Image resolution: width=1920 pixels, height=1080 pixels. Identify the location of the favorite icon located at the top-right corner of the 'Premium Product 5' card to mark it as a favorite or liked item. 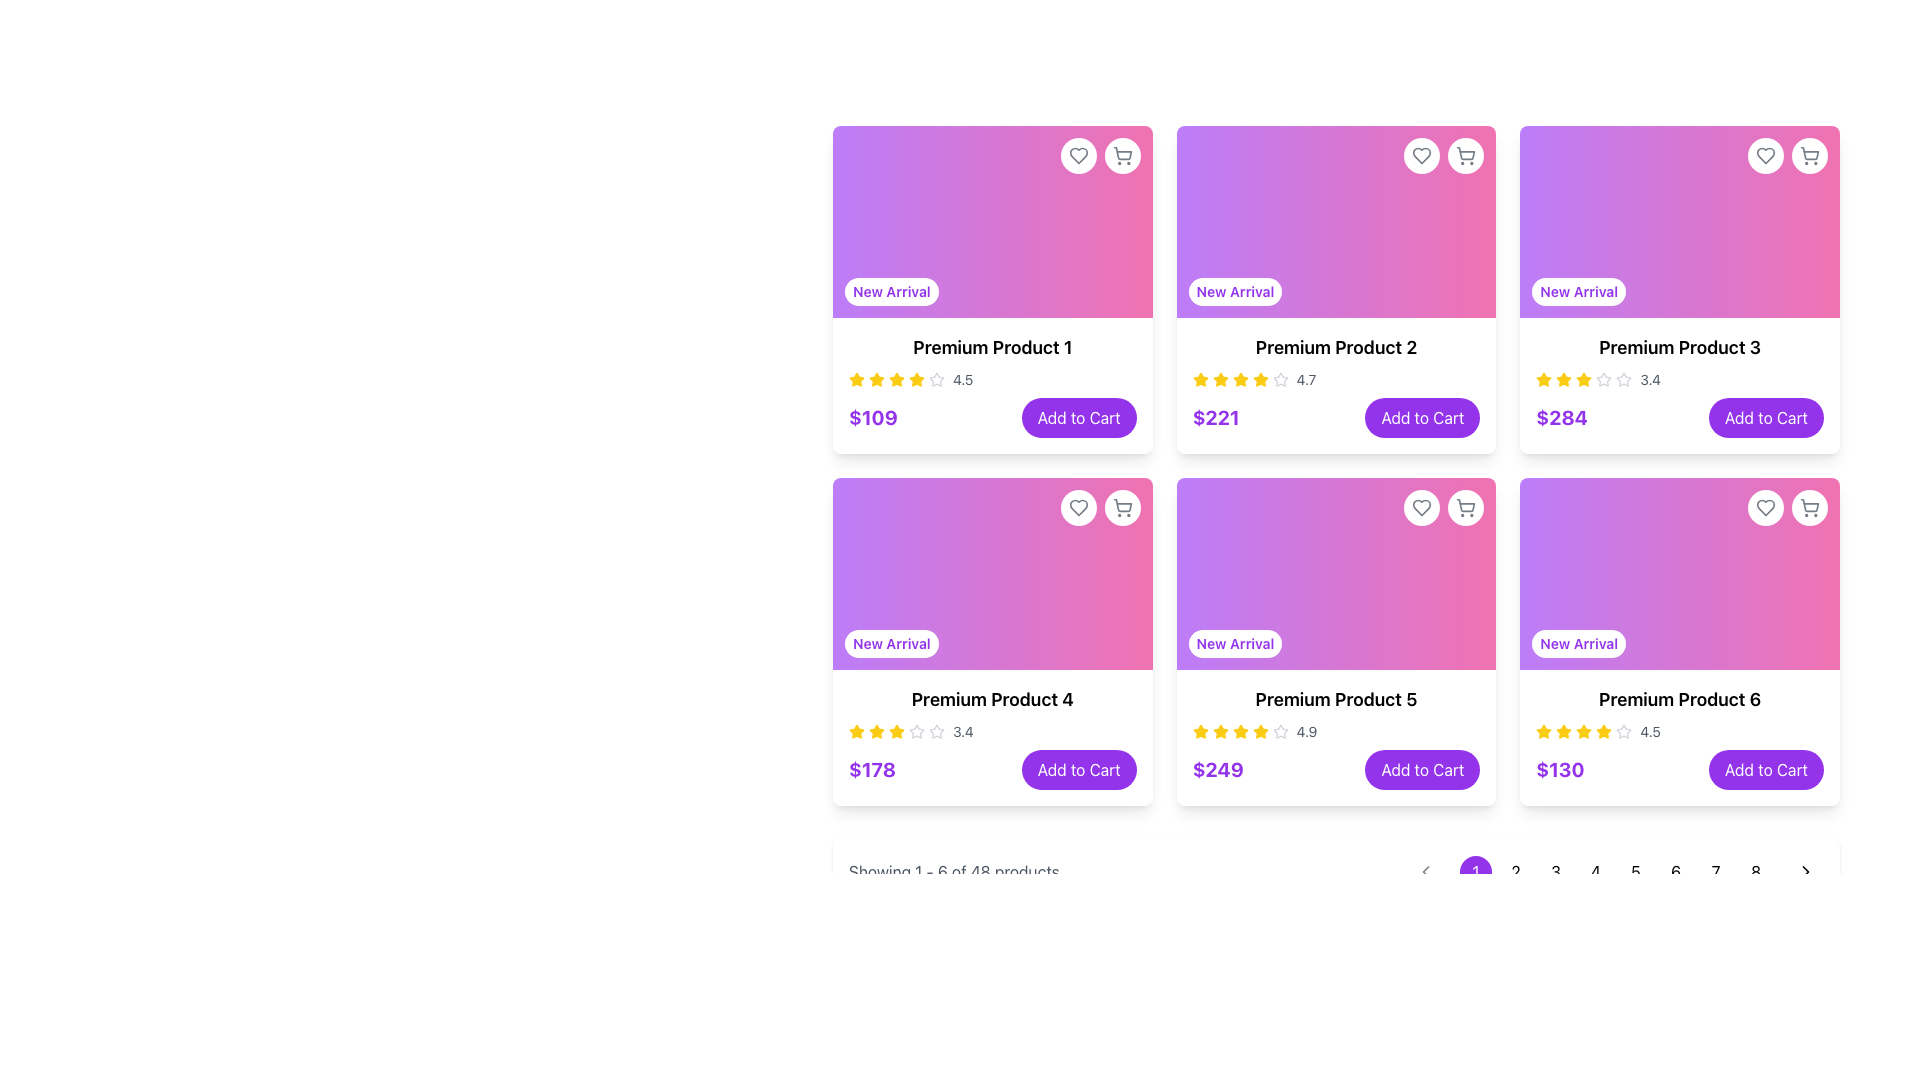
(1421, 507).